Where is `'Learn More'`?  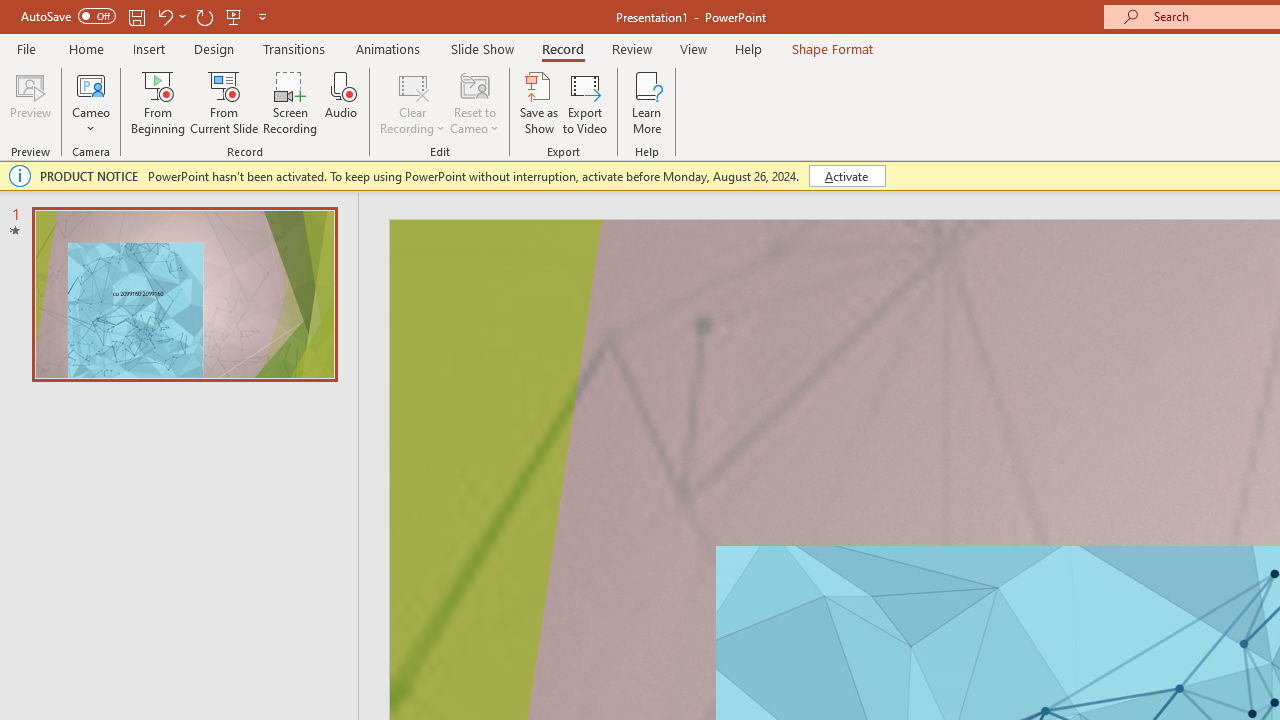 'Learn More' is located at coordinates (647, 103).